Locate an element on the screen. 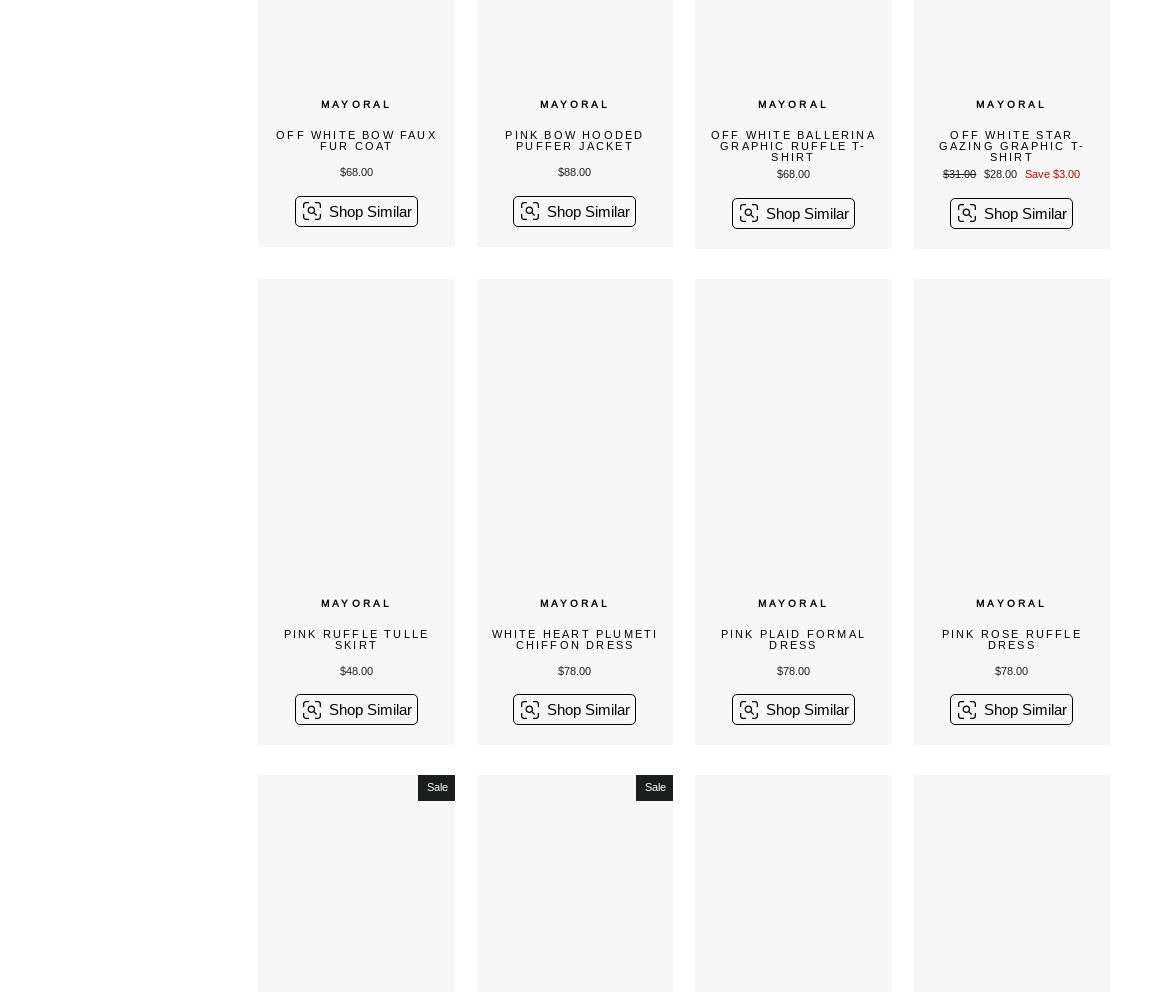  'Off White Ballerina Graphic Ruffle T-Shirt' is located at coordinates (791, 146).